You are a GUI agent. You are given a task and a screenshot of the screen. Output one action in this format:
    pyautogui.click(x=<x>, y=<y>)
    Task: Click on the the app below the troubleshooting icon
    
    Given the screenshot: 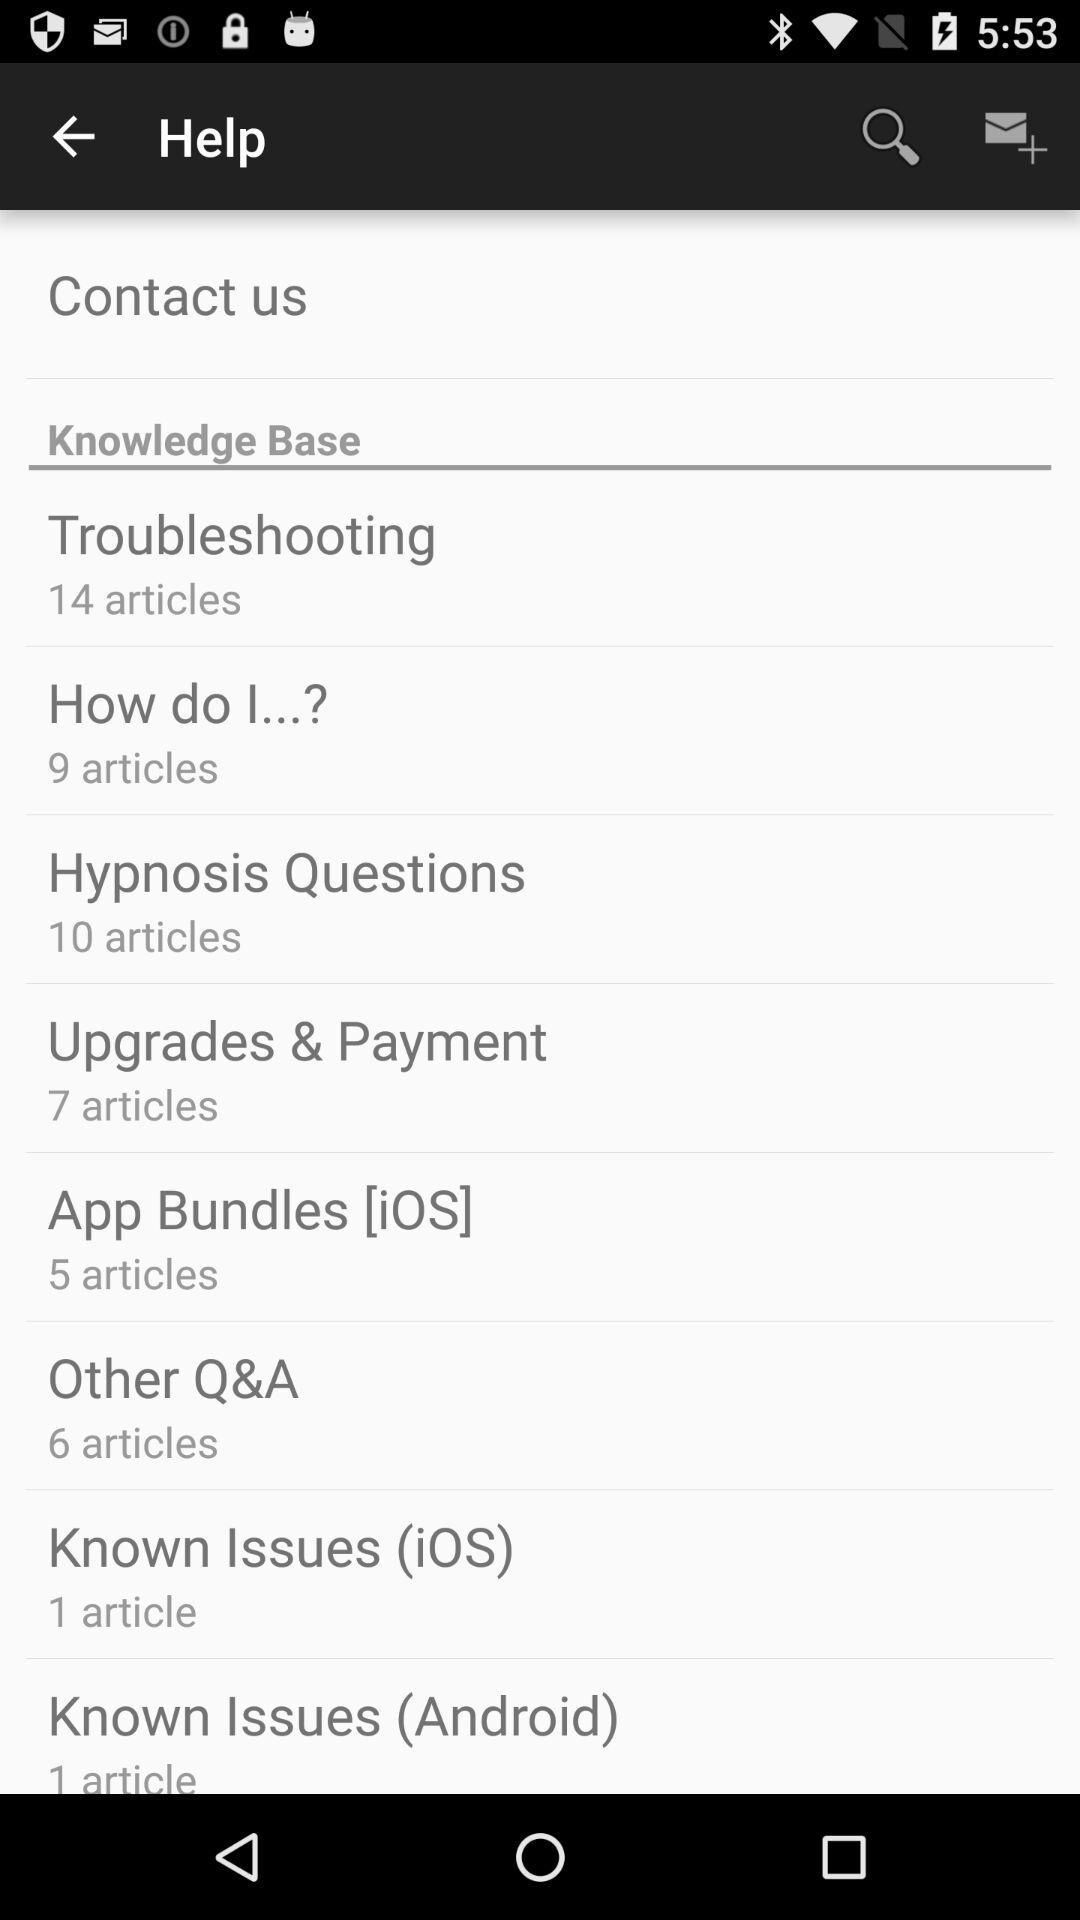 What is the action you would take?
    pyautogui.click(x=143, y=596)
    